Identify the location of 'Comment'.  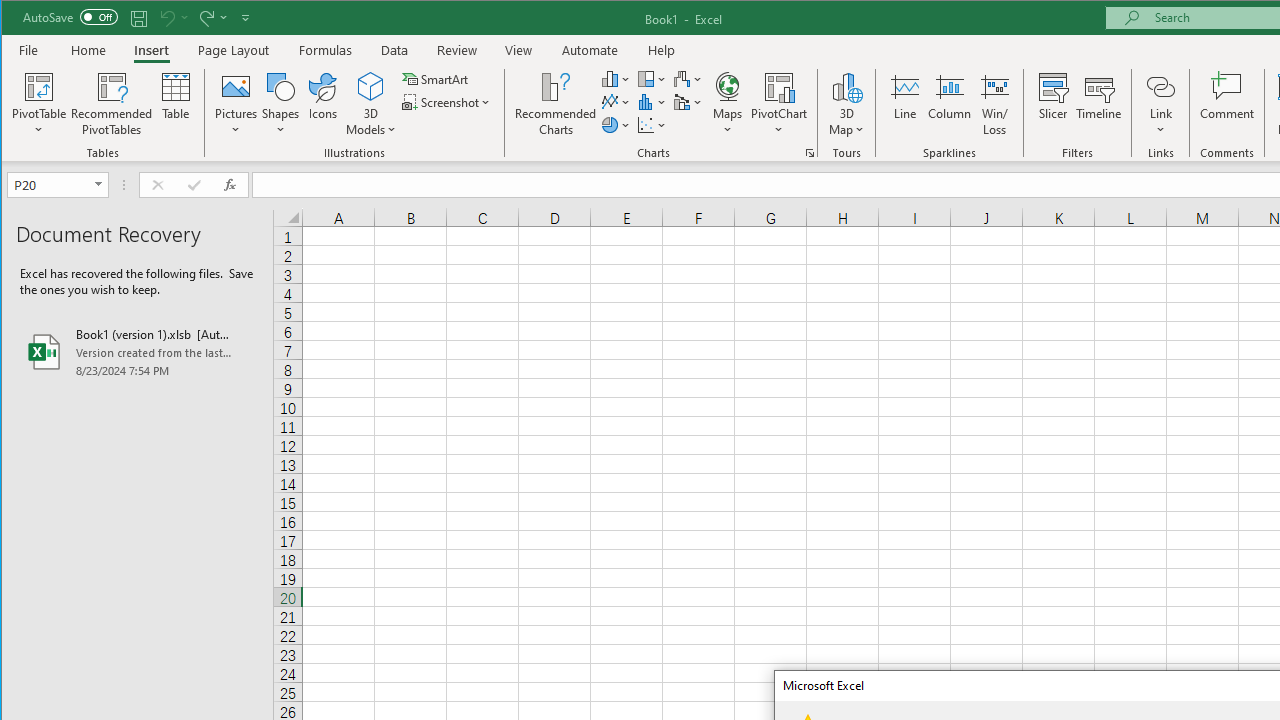
(1226, 104).